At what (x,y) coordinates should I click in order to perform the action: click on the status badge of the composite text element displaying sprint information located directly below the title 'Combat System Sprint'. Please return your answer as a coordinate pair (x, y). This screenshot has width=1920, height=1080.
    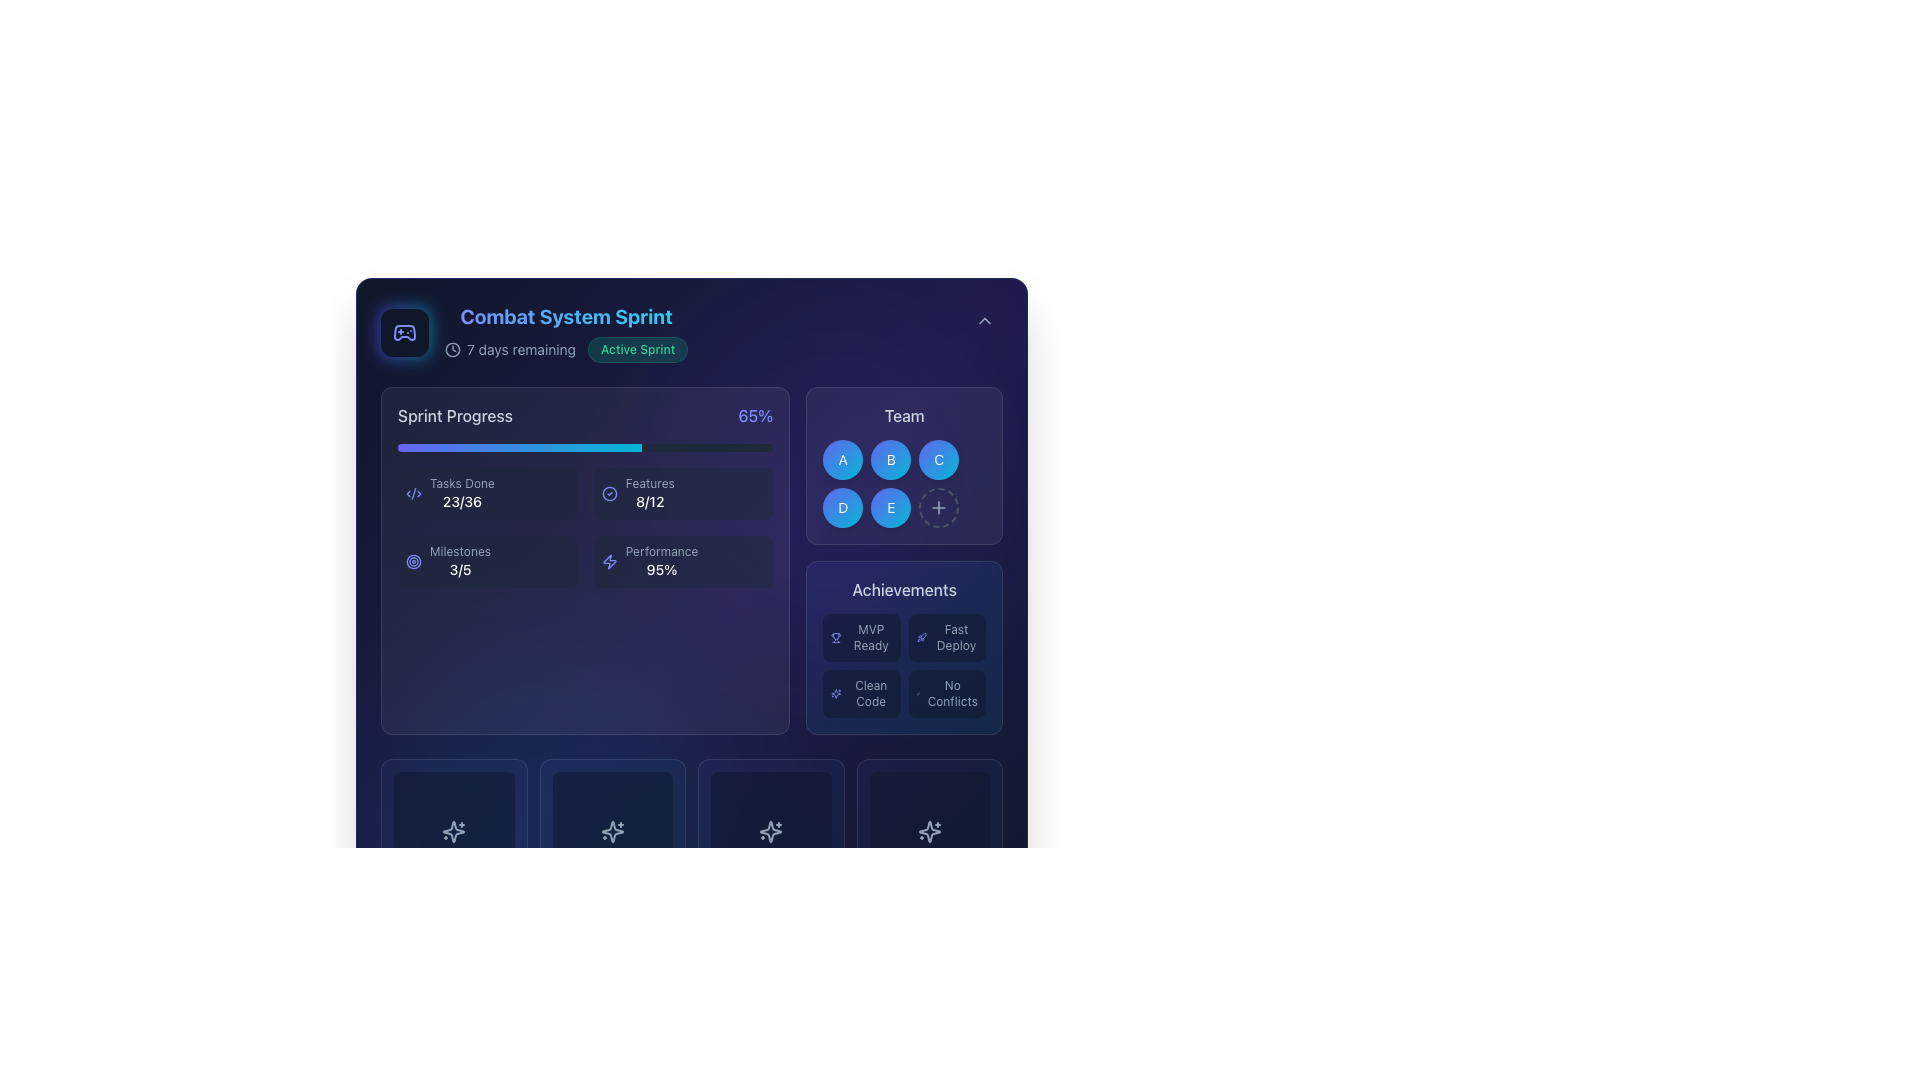
    Looking at the image, I should click on (565, 349).